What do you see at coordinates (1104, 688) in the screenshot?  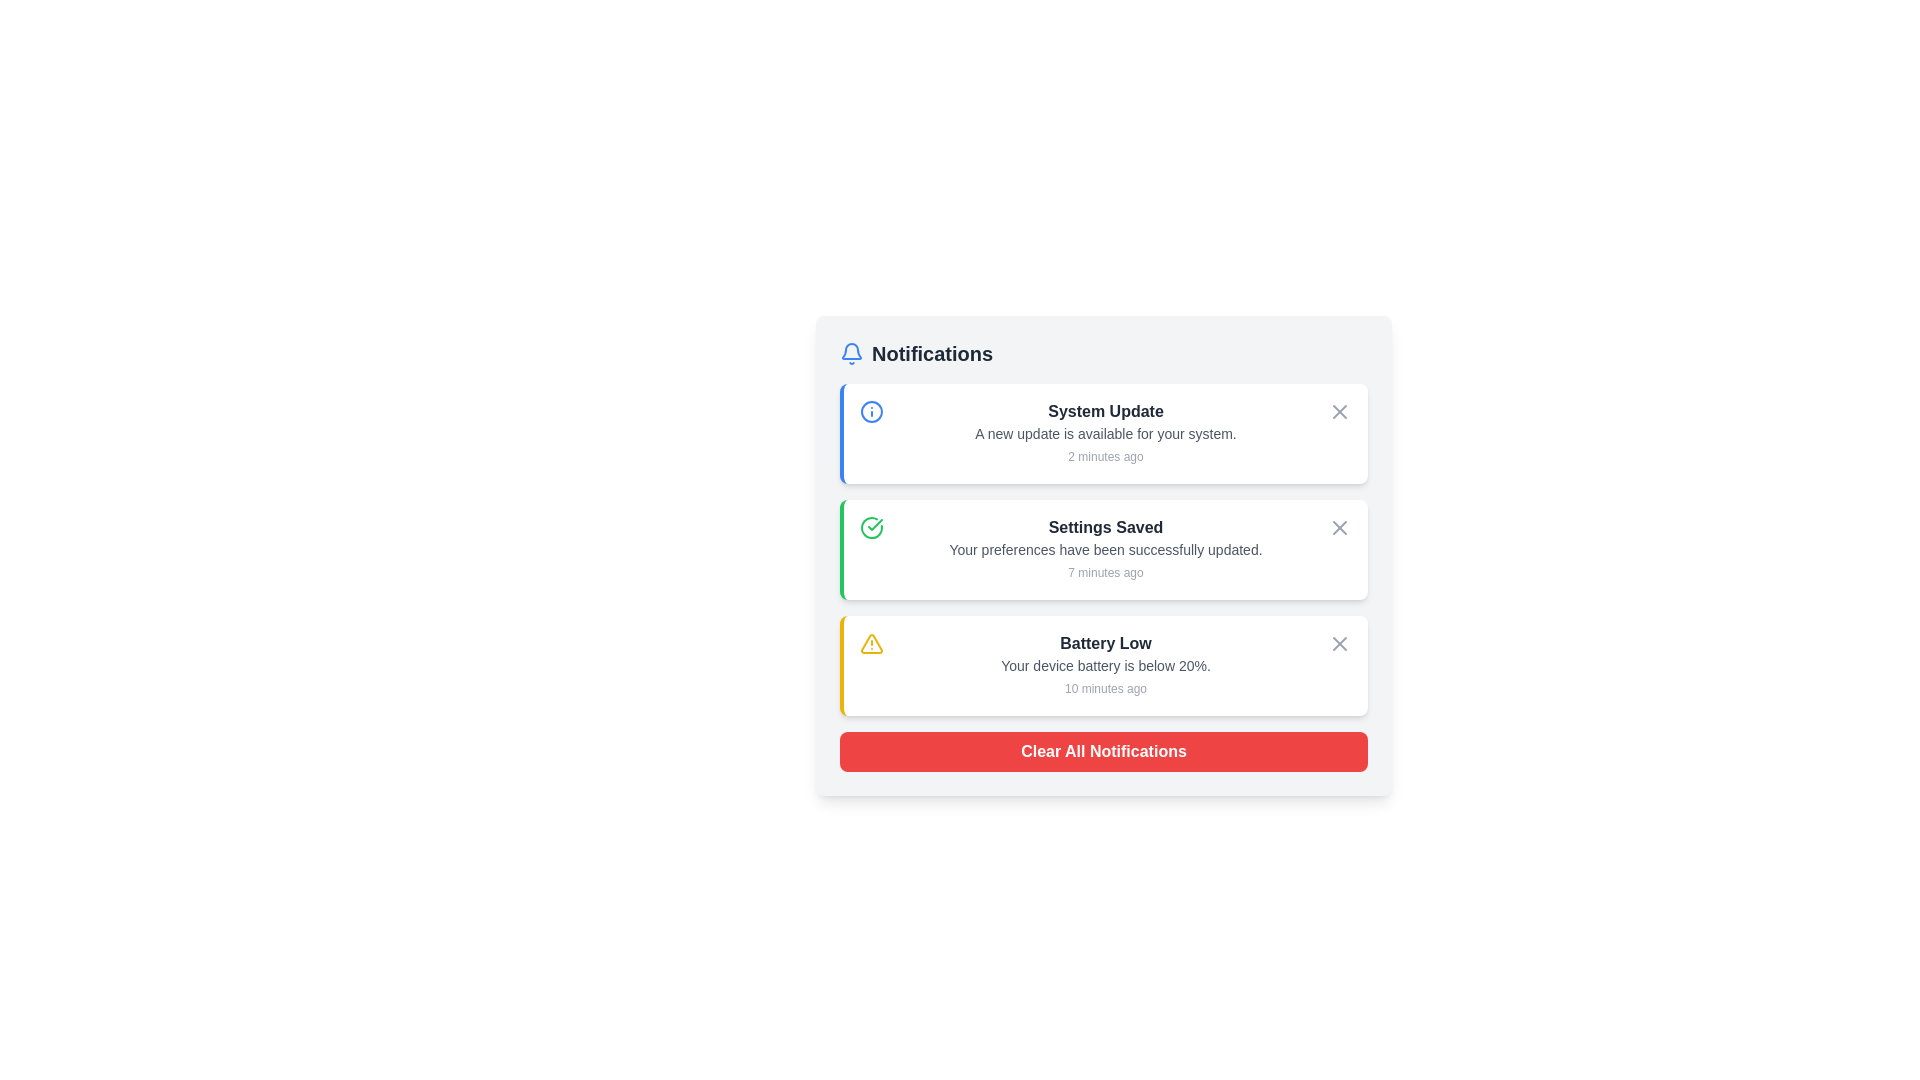 I see `the text content of the '10 minutes ago' timestamp located at the bottom-right corner of the 'Battery Low' notification card` at bounding box center [1104, 688].